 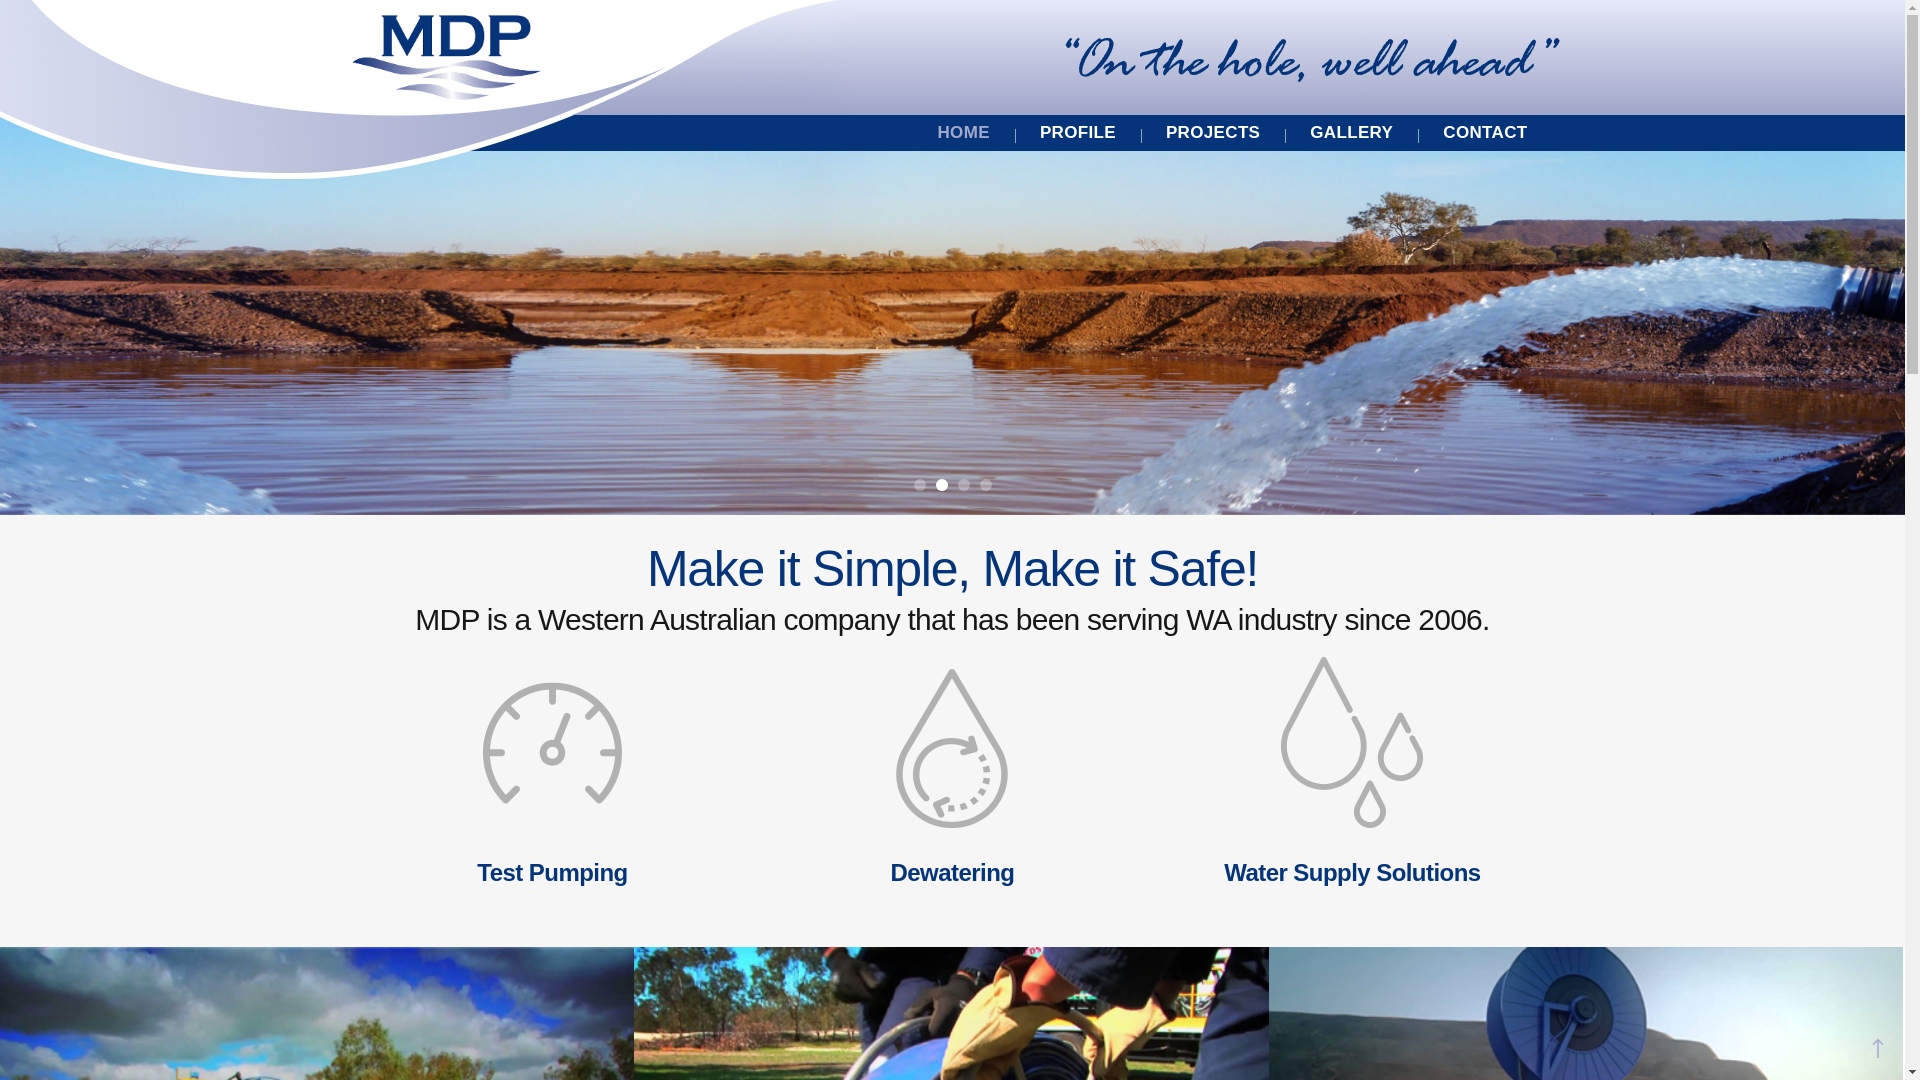 I want to click on '1', so click(x=912, y=485).